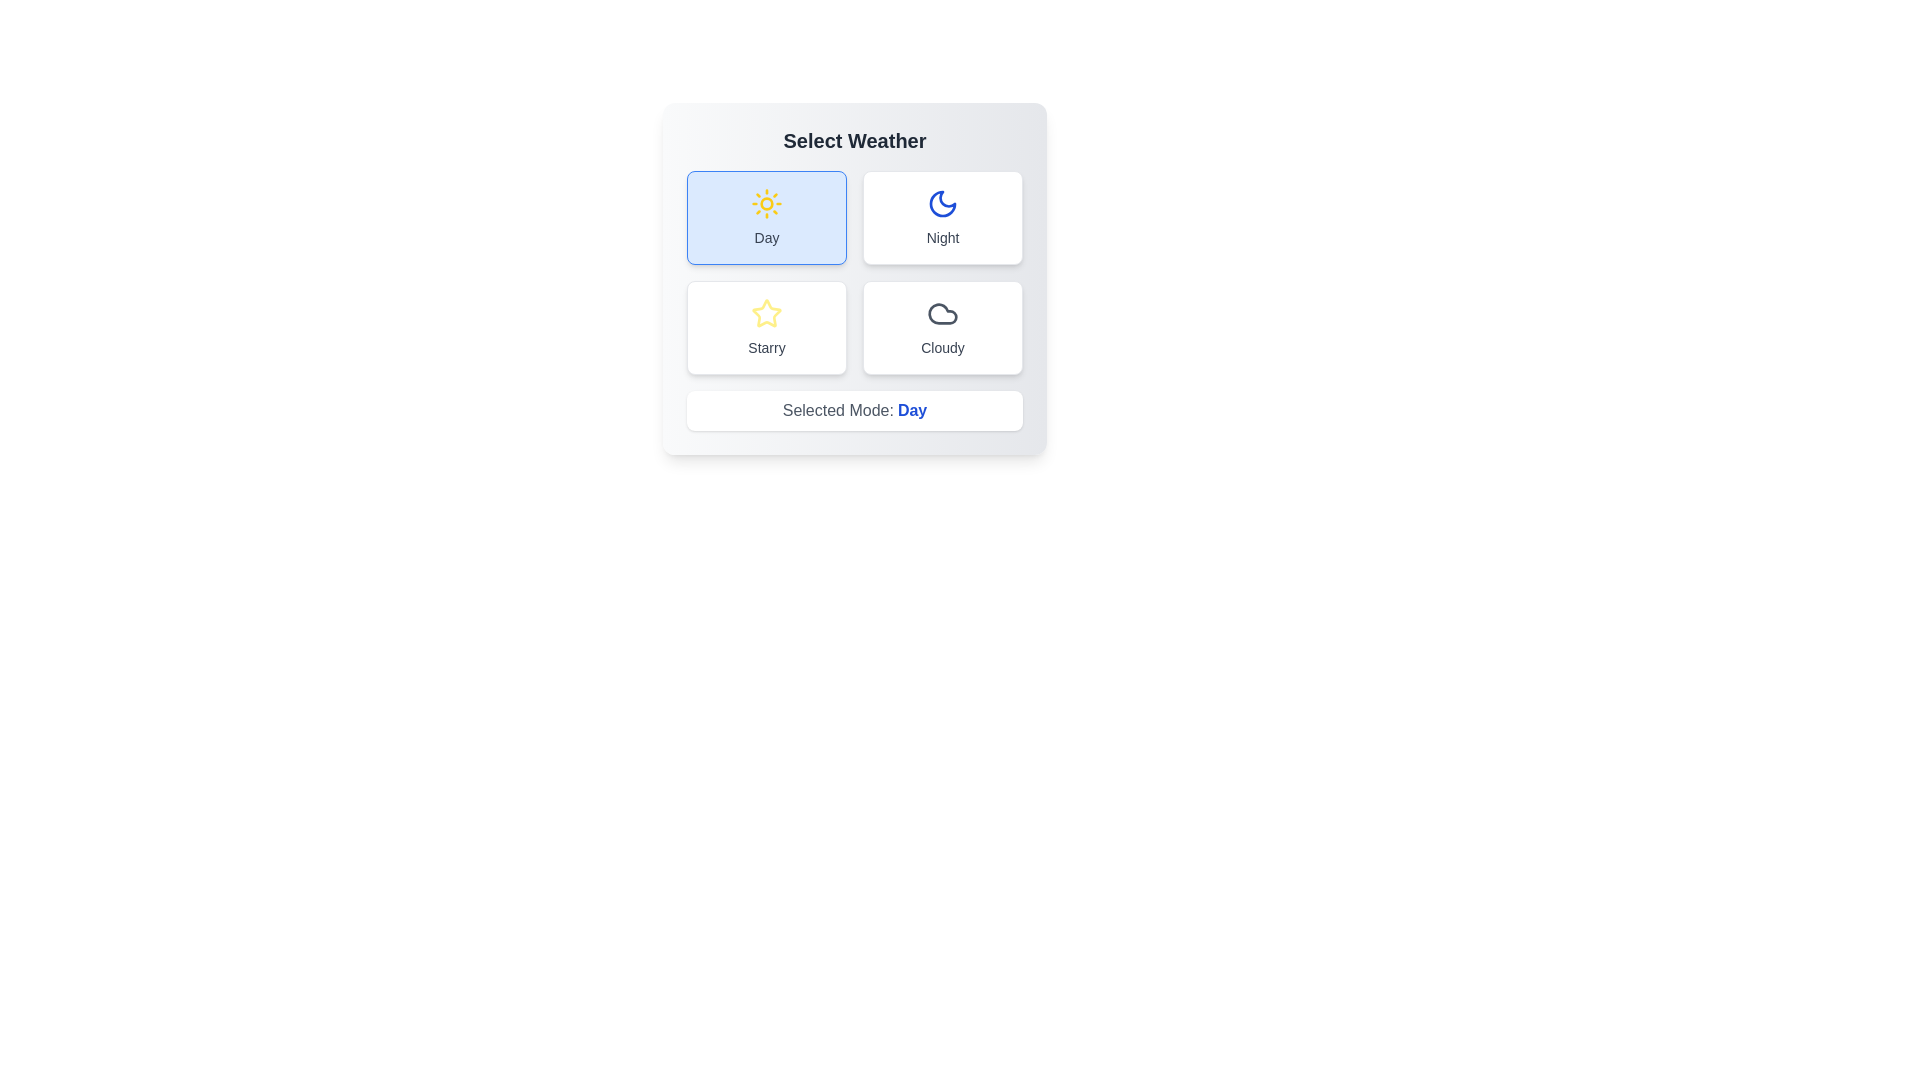  Describe the element at coordinates (941, 346) in the screenshot. I see `the text label of the button corresponding to Cloudy` at that location.